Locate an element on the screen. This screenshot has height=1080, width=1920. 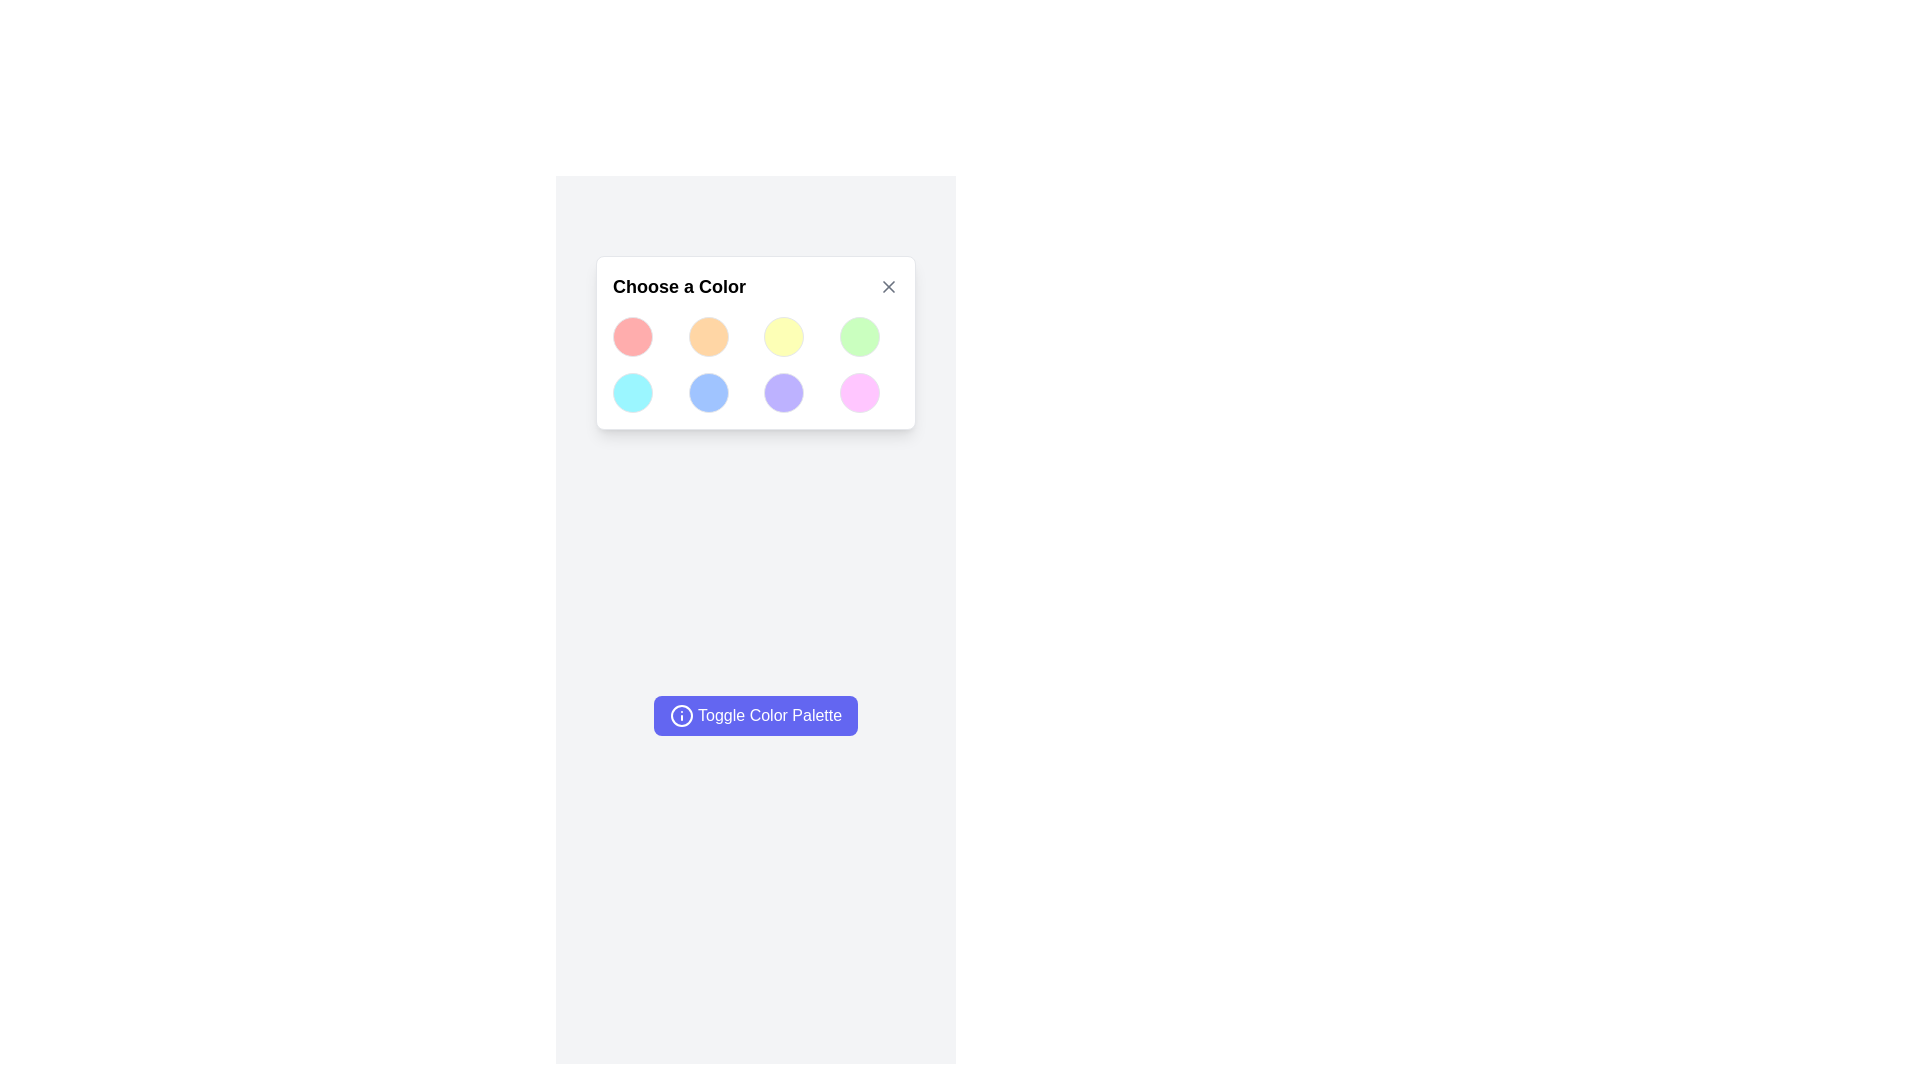
the Close button located at the top-right corner of the 'Choose a Color' interface is located at coordinates (887, 286).